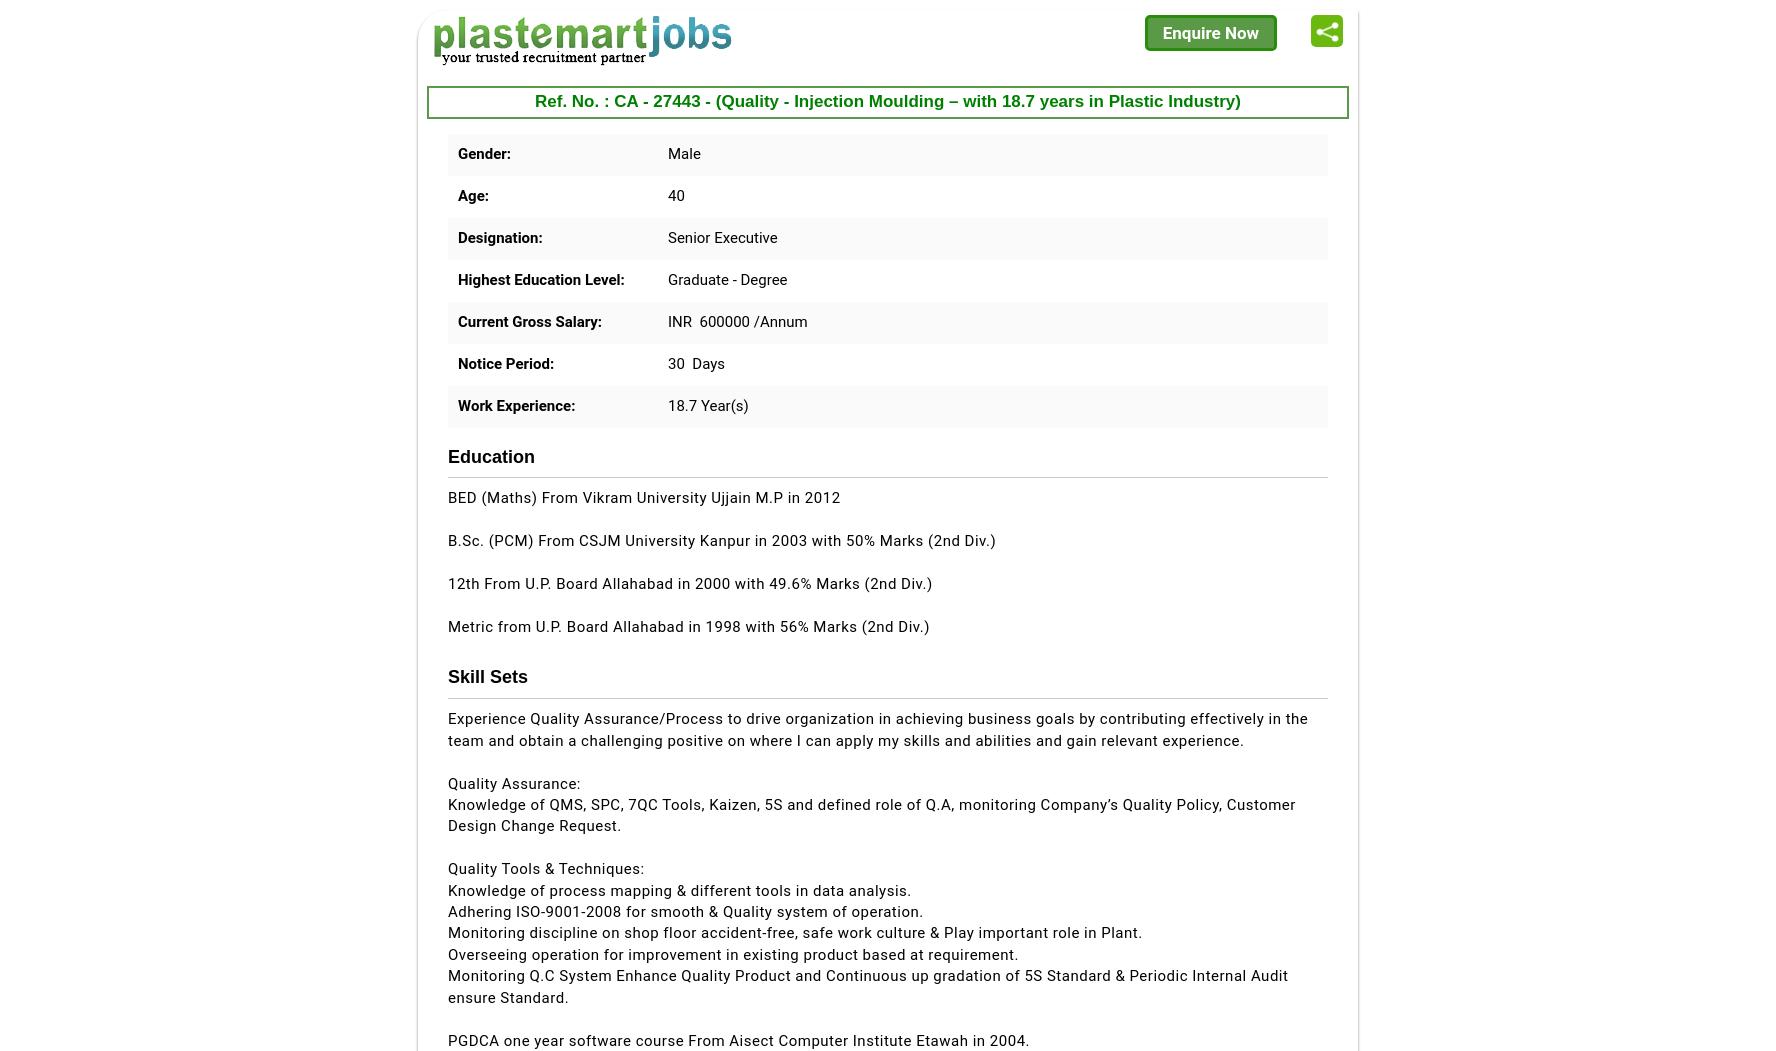 The image size is (1776, 1051). Describe the element at coordinates (545, 867) in the screenshot. I see `'Quality Tools & Techniques:'` at that location.